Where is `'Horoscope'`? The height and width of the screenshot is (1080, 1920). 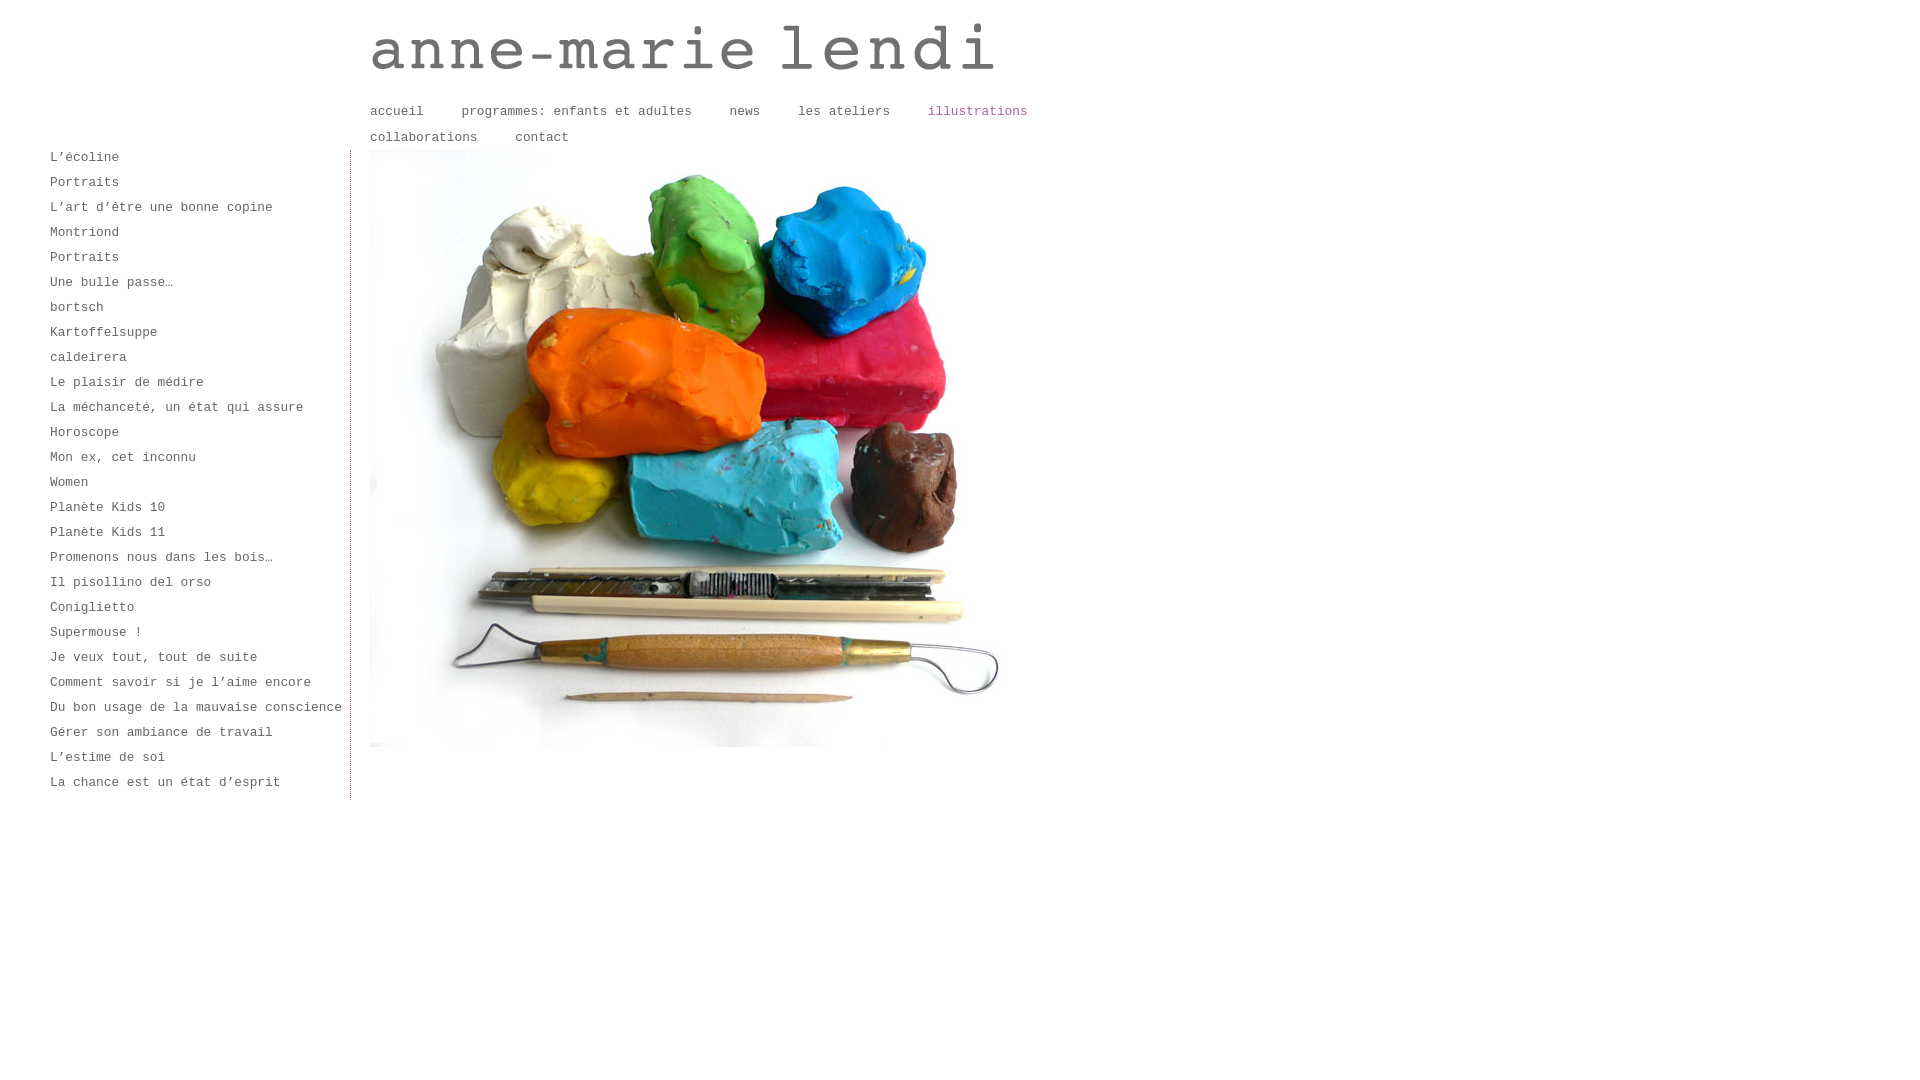
'Horoscope' is located at coordinates (83, 431).